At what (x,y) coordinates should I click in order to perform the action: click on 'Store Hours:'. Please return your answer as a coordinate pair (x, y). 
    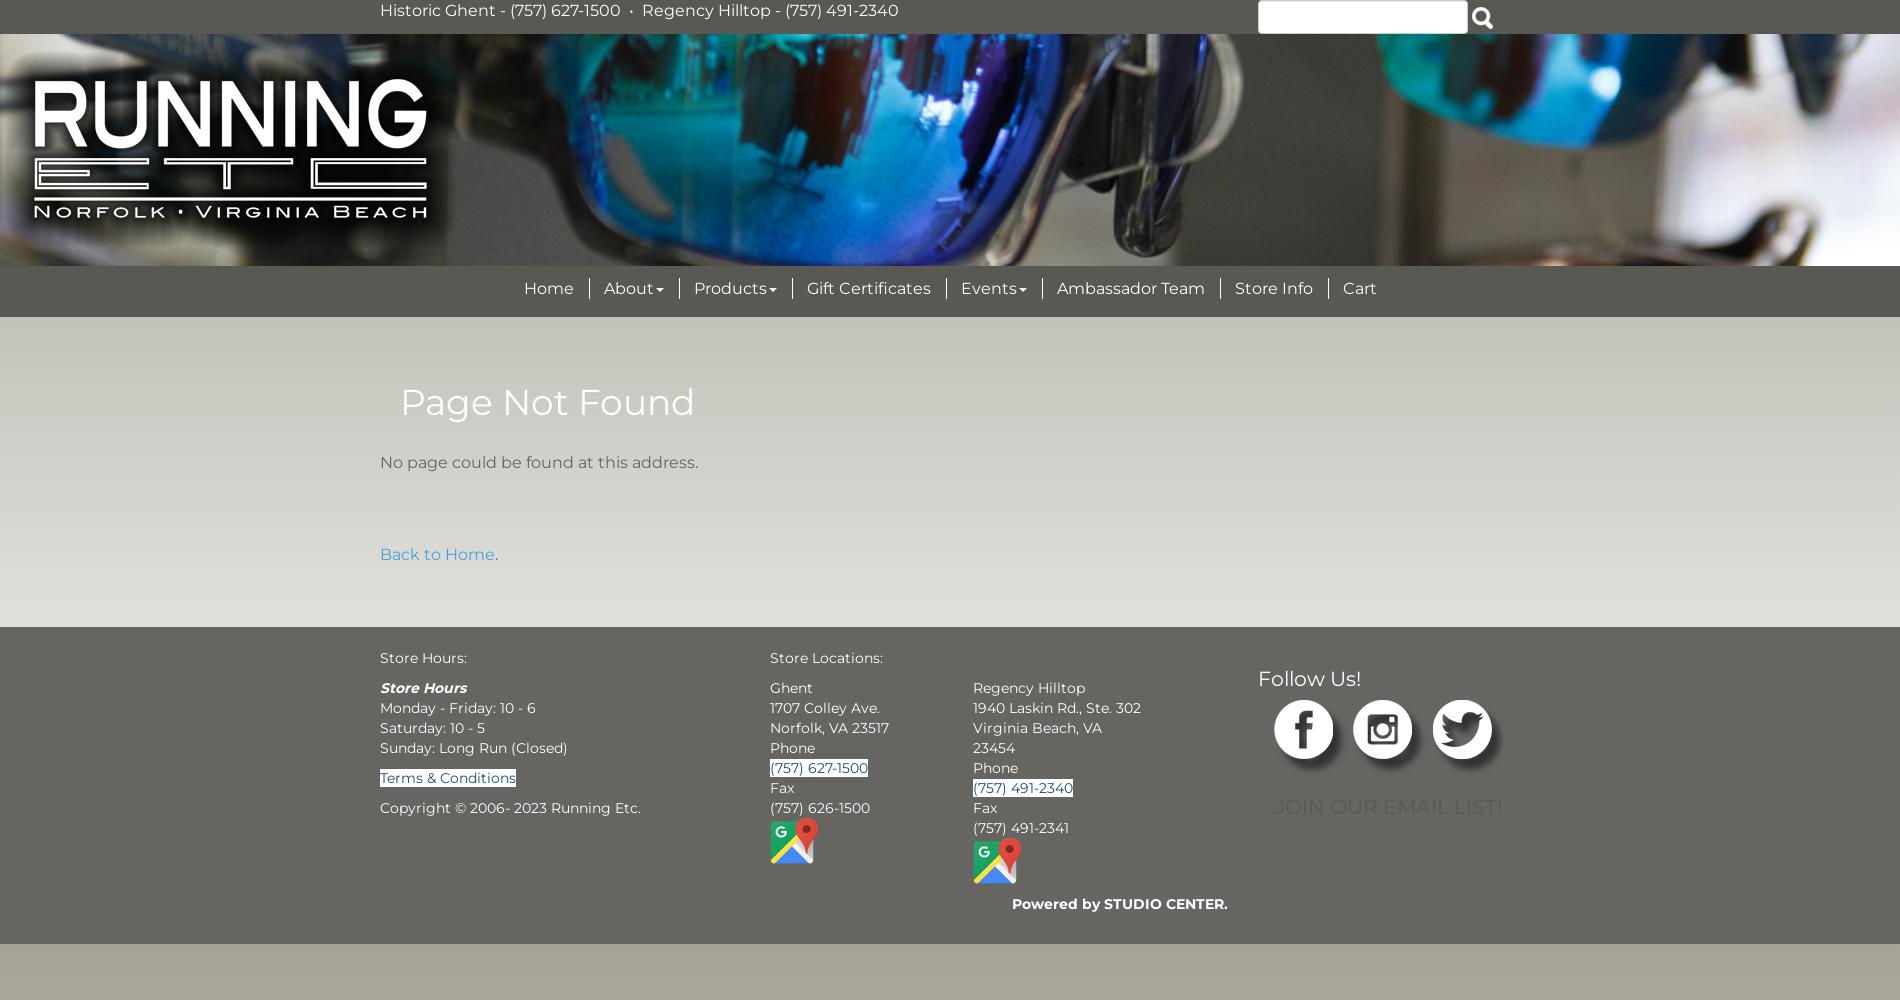
    Looking at the image, I should click on (422, 657).